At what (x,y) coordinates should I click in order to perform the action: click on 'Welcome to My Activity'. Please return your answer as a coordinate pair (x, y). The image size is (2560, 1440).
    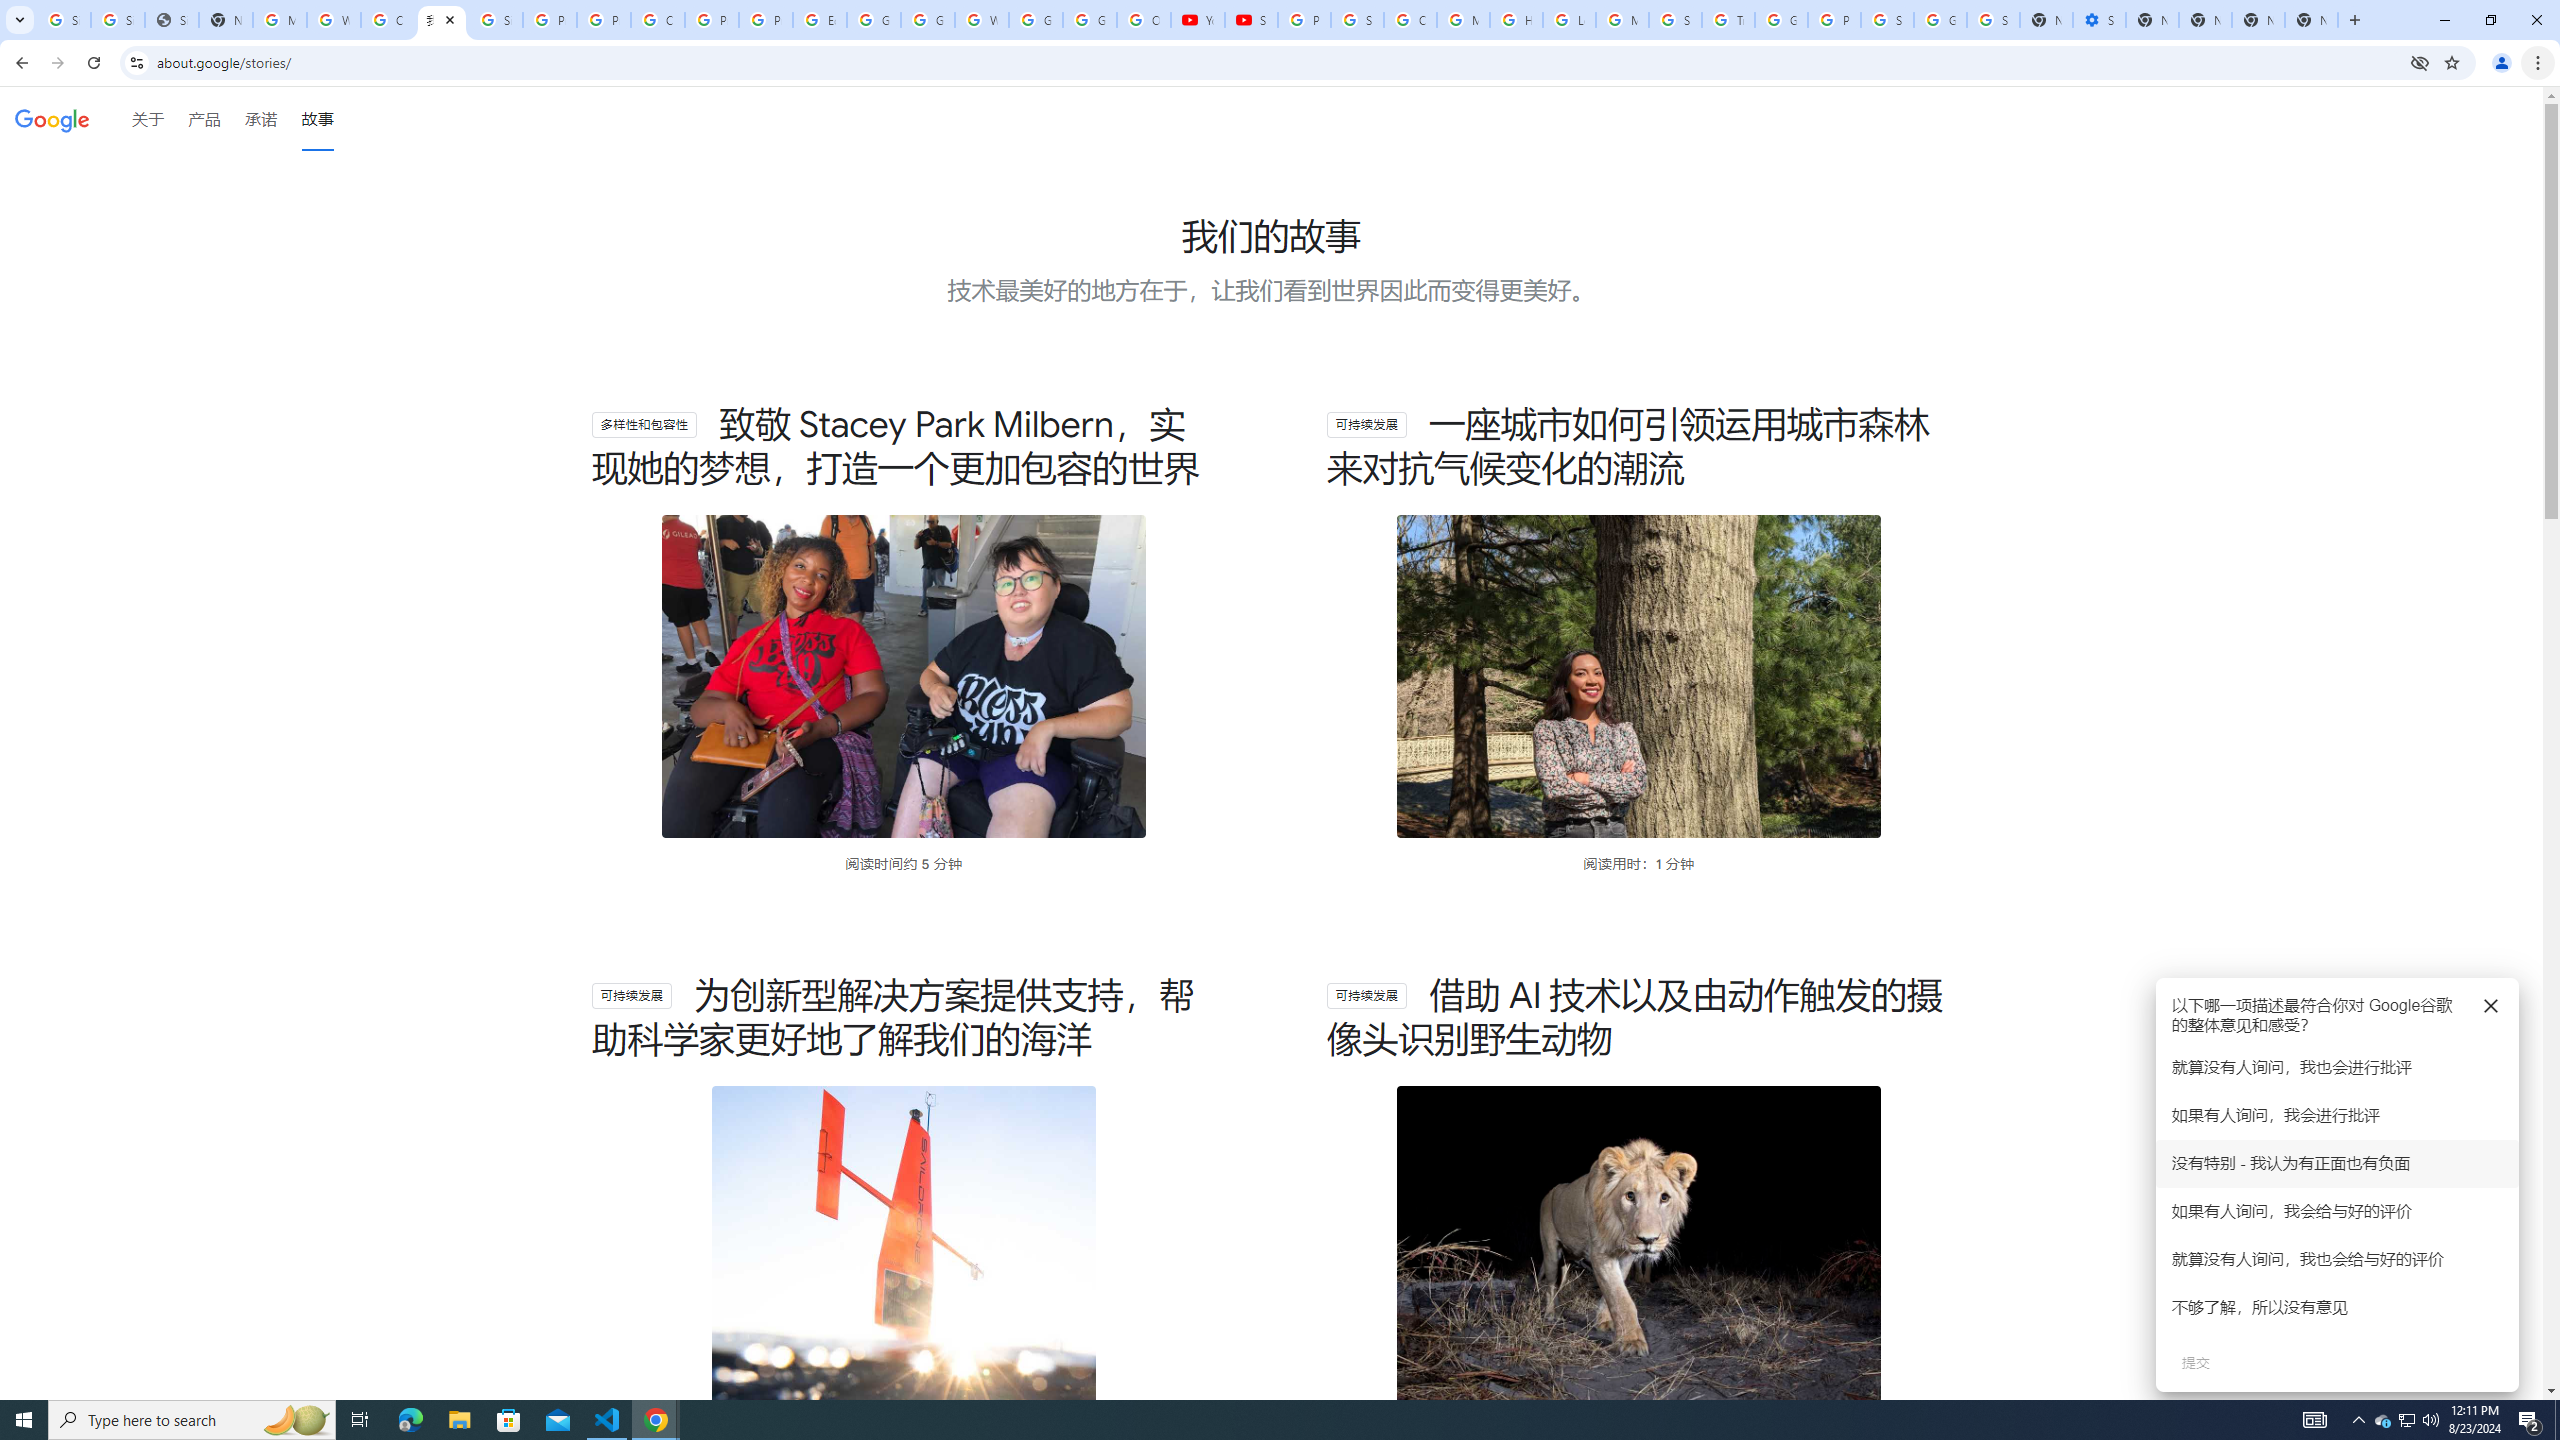
    Looking at the image, I should click on (982, 19).